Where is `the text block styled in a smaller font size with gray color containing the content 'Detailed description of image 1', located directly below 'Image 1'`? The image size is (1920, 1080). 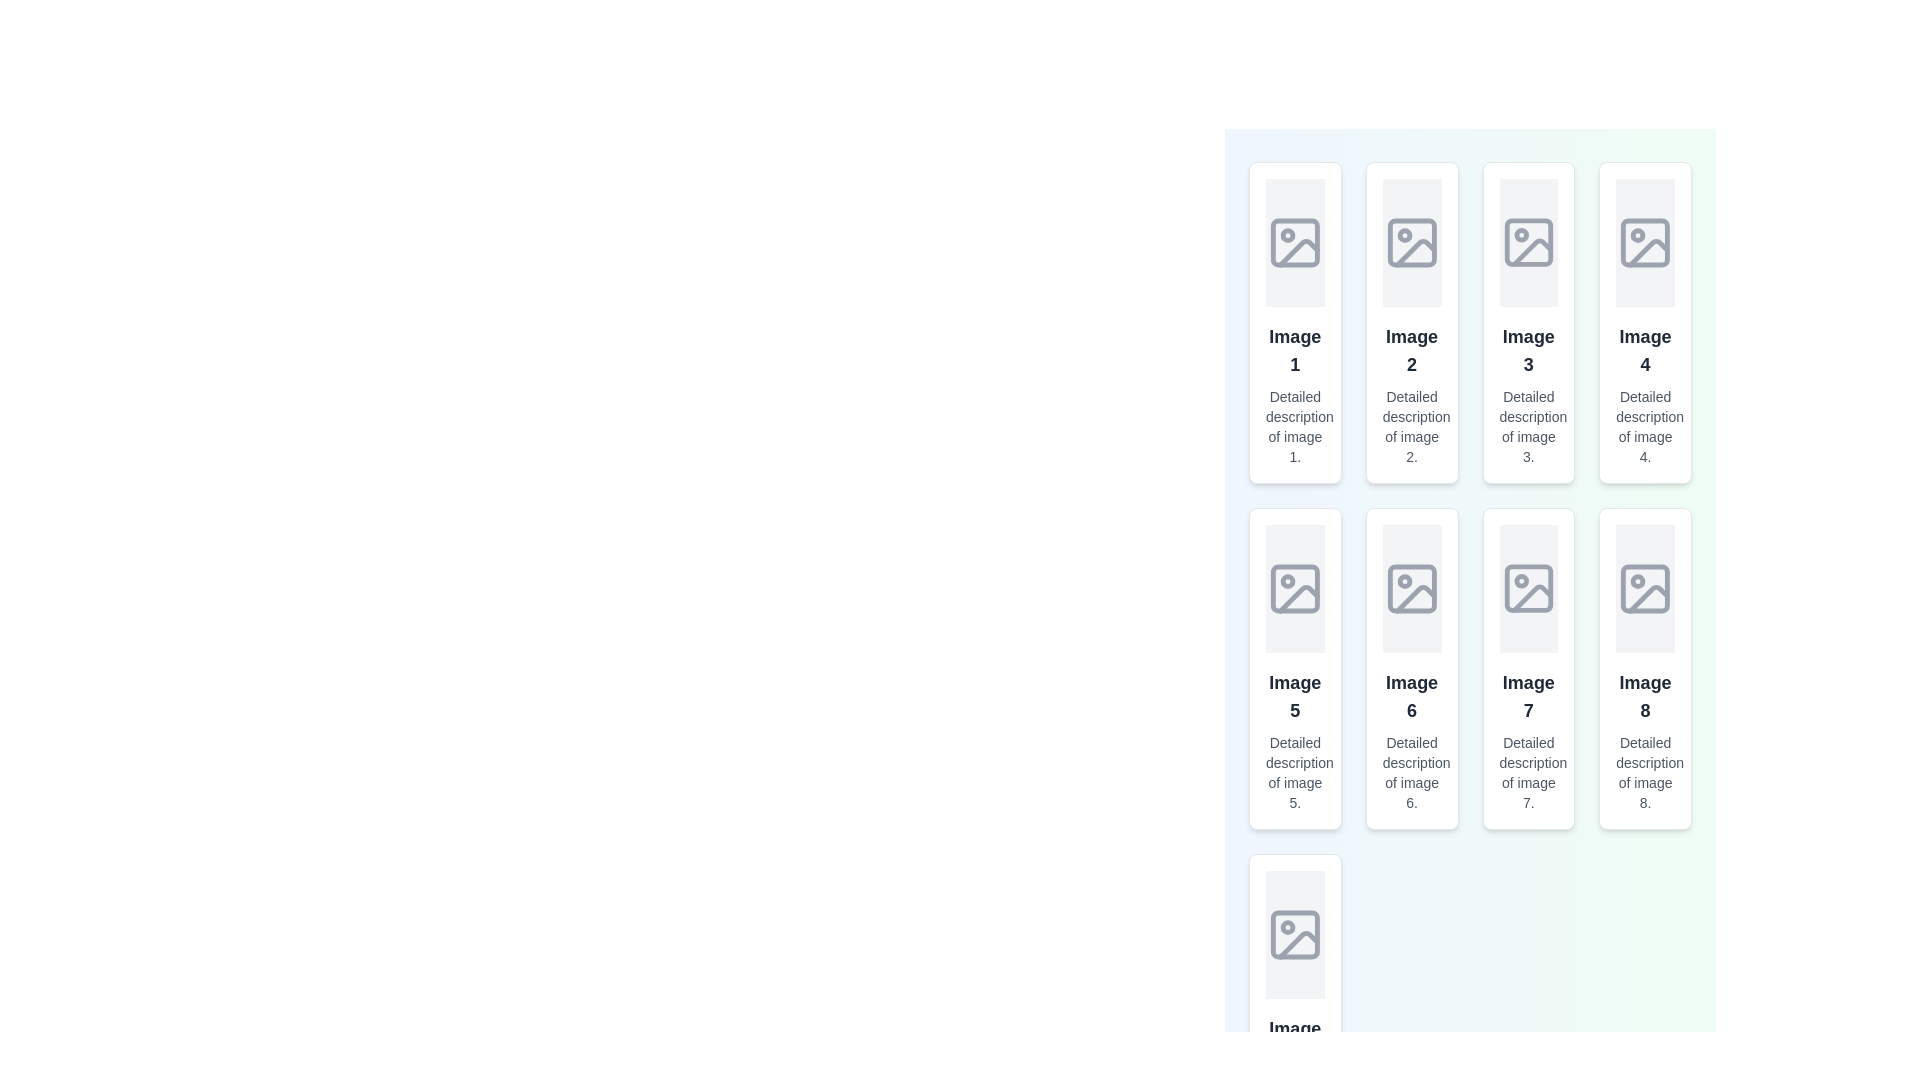
the text block styled in a smaller font size with gray color containing the content 'Detailed description of image 1', located directly below 'Image 1' is located at coordinates (1295, 426).